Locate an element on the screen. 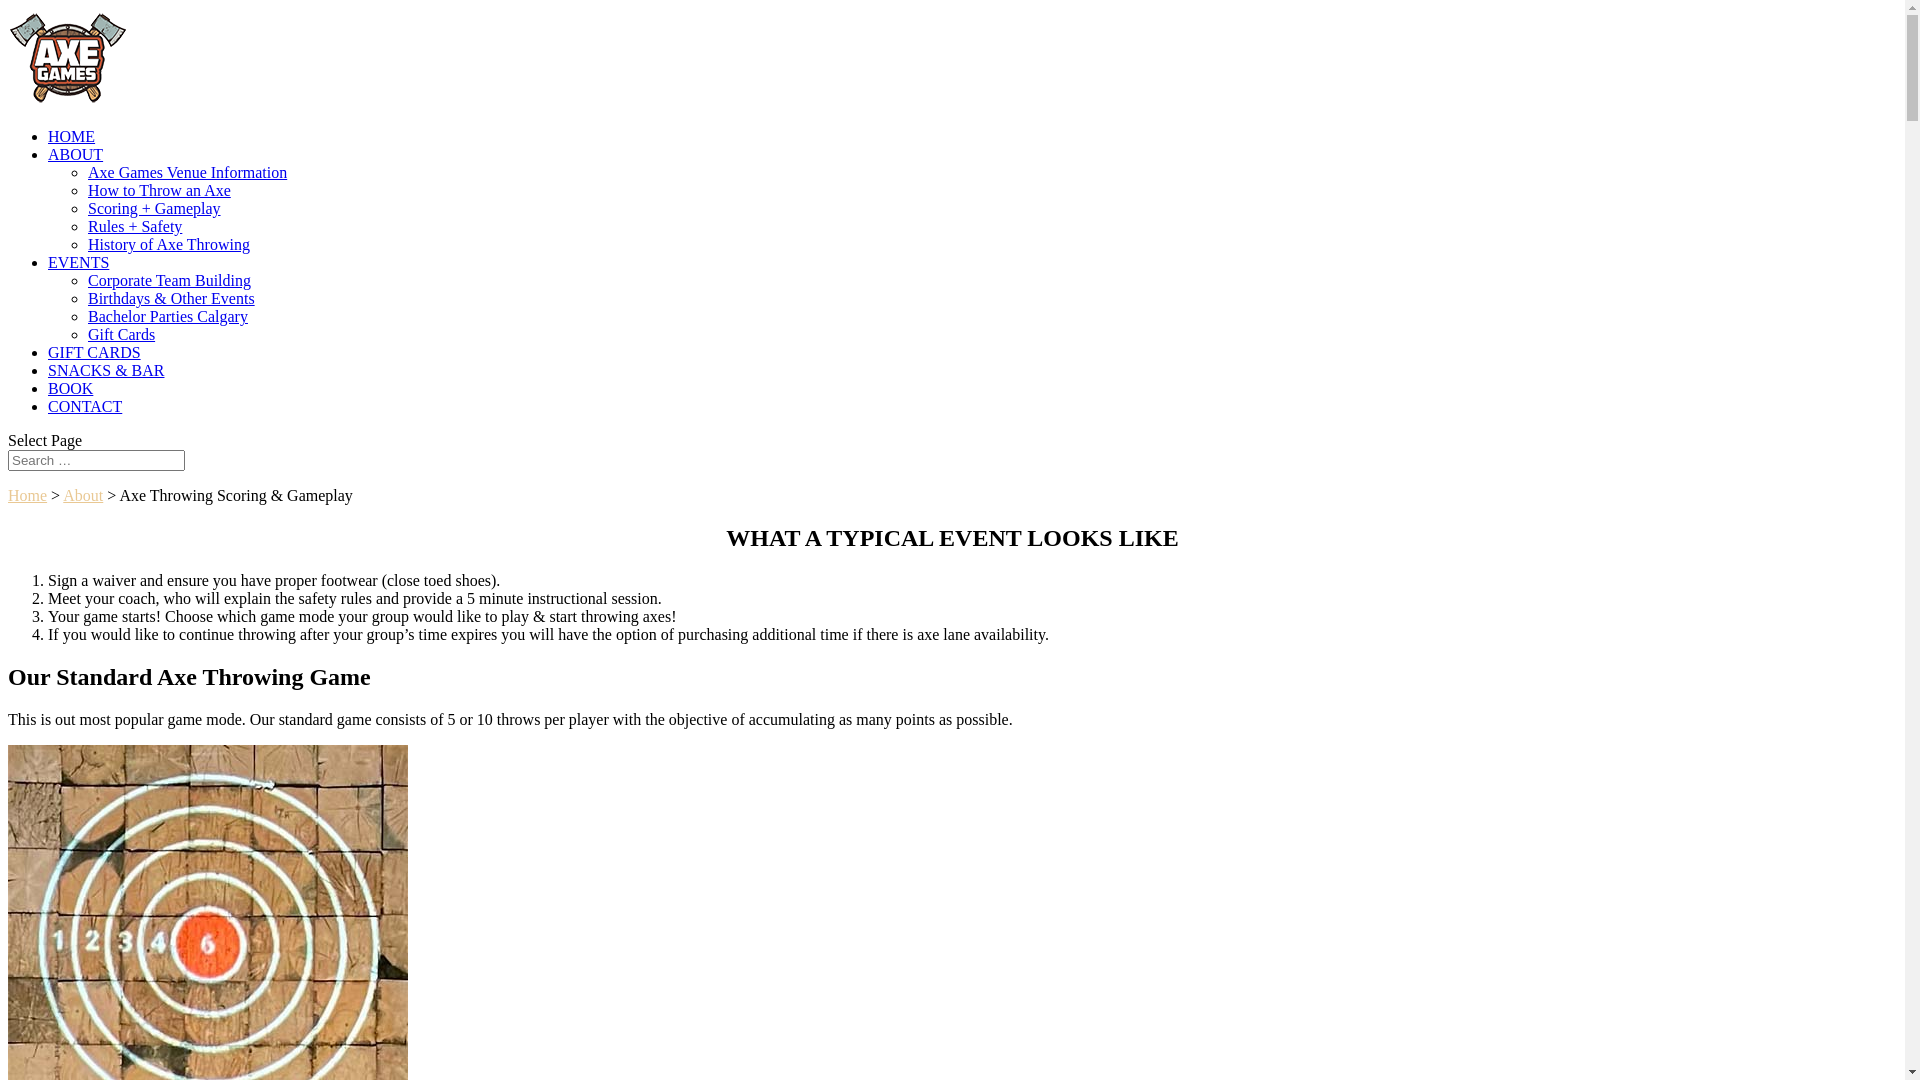 The image size is (1920, 1080). 'HOME' is located at coordinates (71, 135).